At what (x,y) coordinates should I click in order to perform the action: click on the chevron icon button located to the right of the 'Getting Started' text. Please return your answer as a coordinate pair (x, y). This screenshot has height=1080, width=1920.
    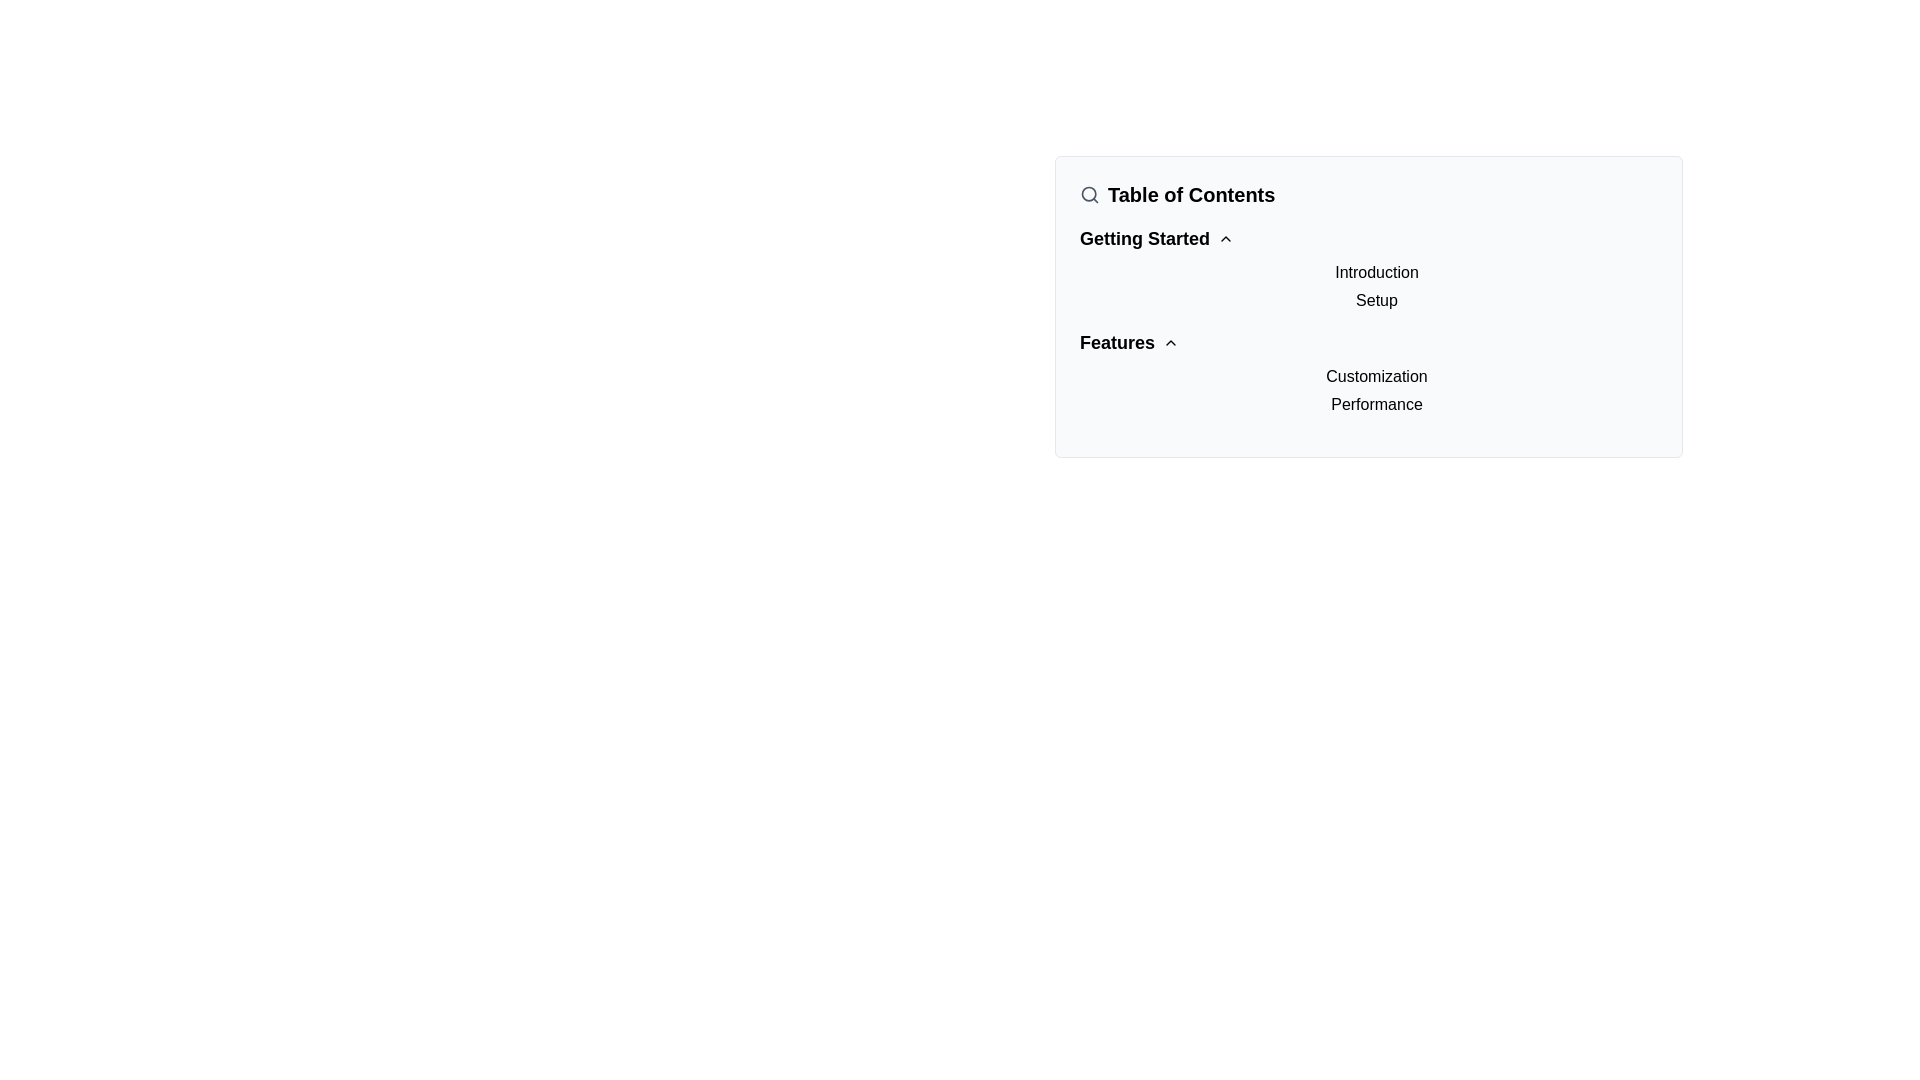
    Looking at the image, I should click on (1225, 238).